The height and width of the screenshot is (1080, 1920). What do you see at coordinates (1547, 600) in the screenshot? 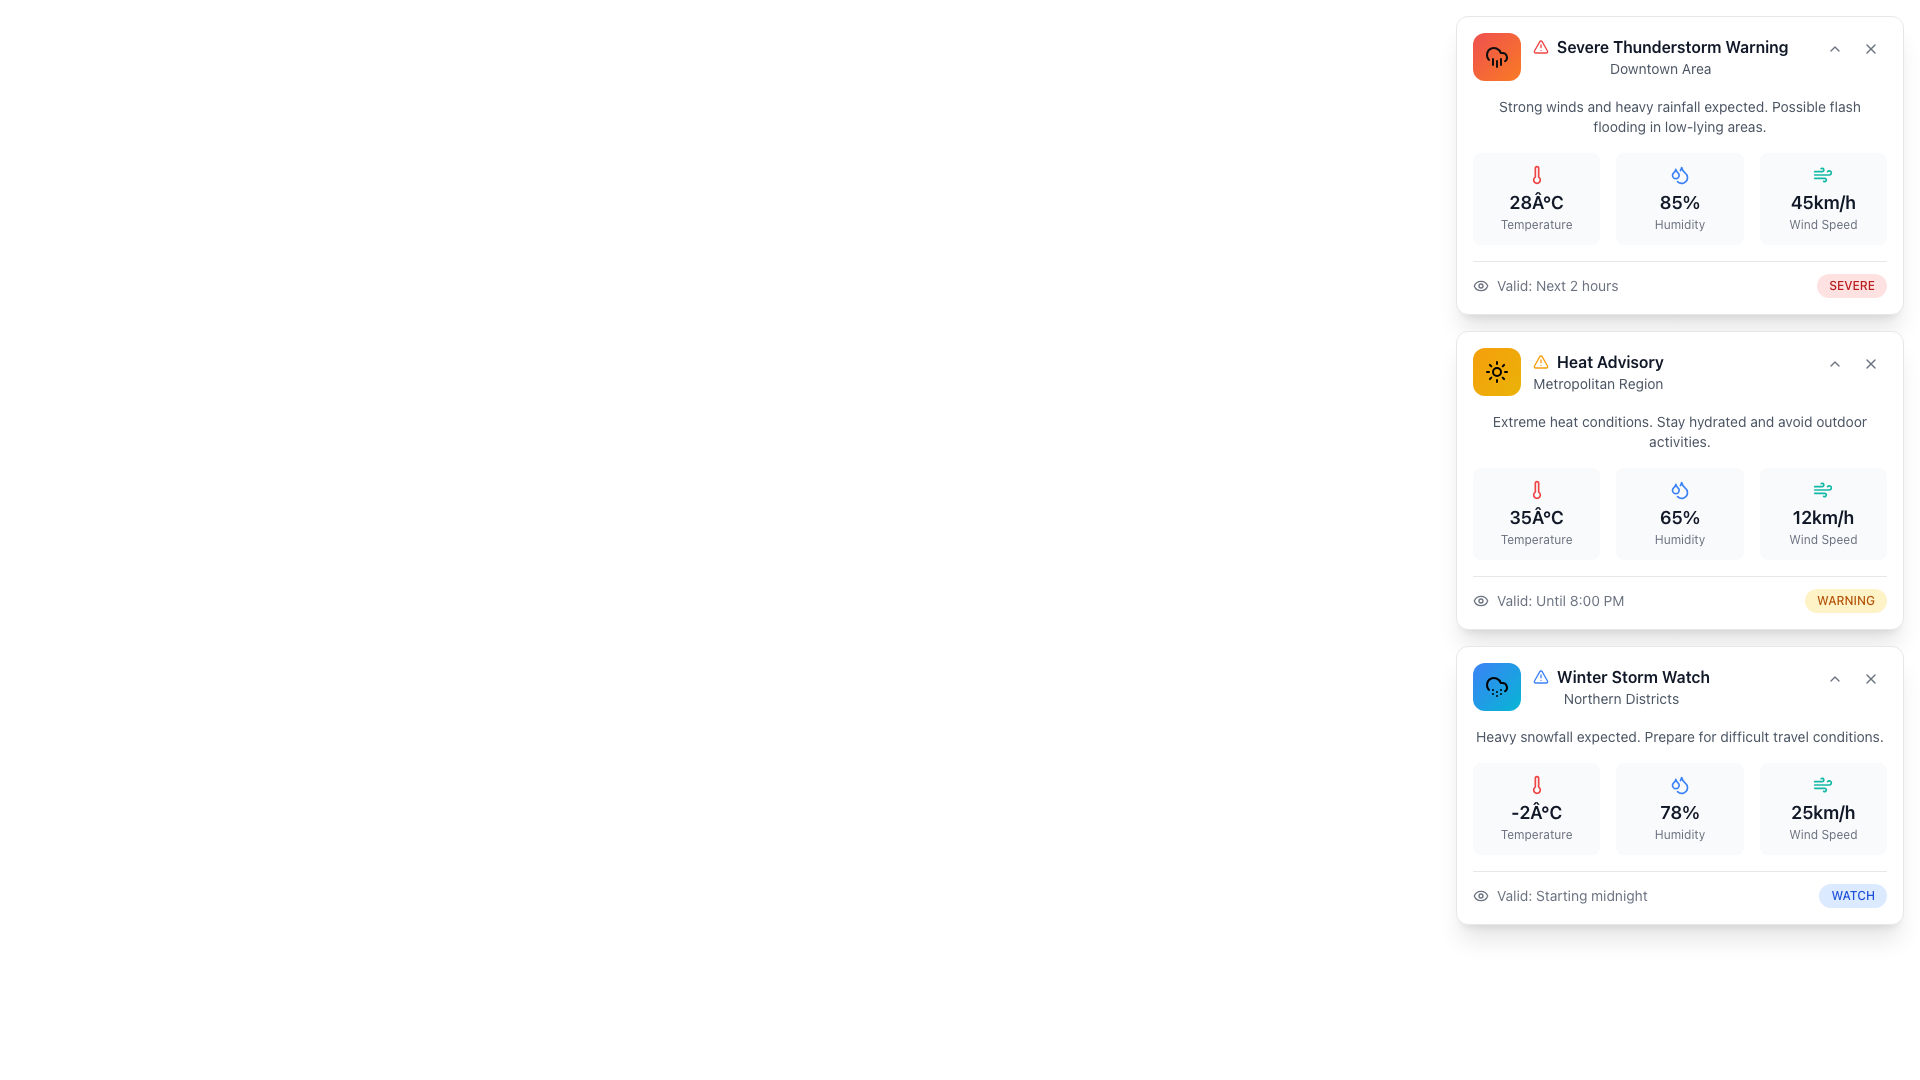
I see `the text label with icon indicating the validity period of the information in the 'Heat Advisory' card, located above the yellow 'WARNING' button` at bounding box center [1547, 600].